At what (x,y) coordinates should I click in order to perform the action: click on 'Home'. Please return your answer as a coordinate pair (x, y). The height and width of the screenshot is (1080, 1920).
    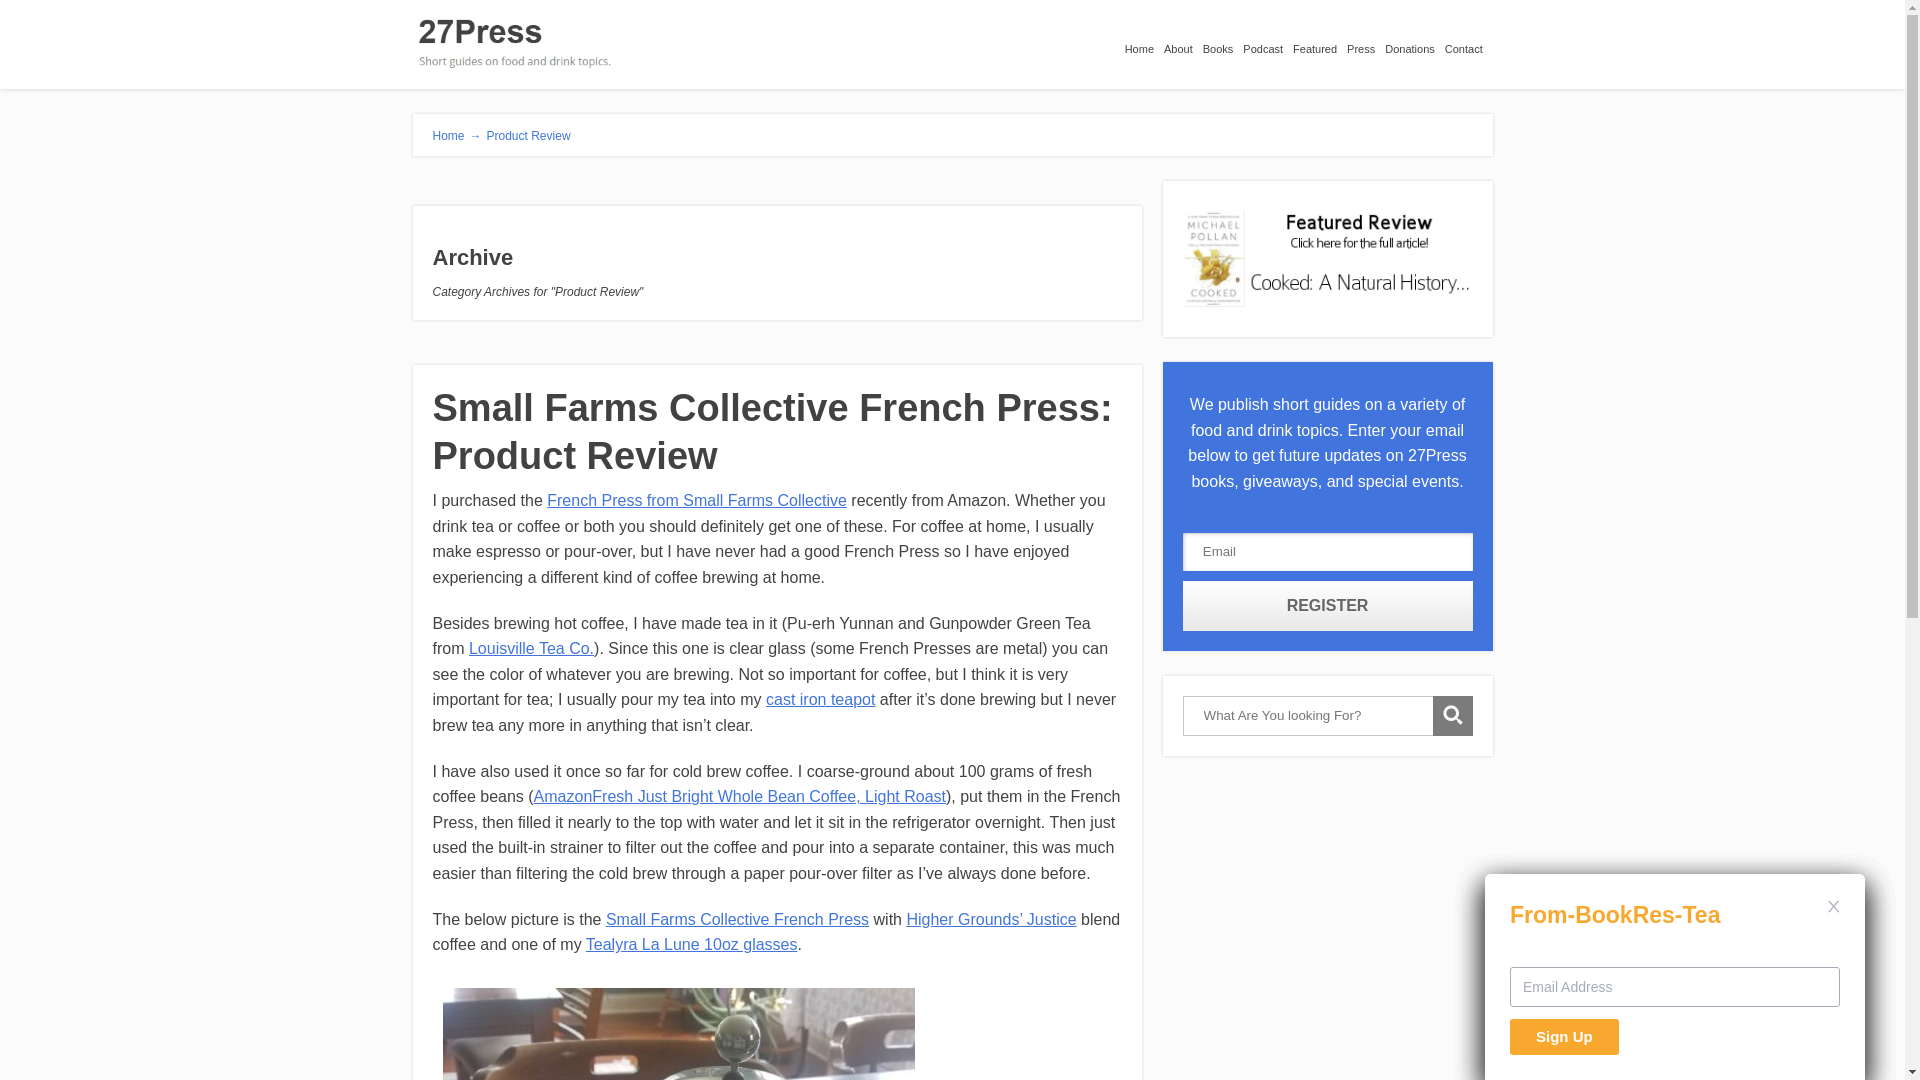
    Looking at the image, I should click on (1124, 43).